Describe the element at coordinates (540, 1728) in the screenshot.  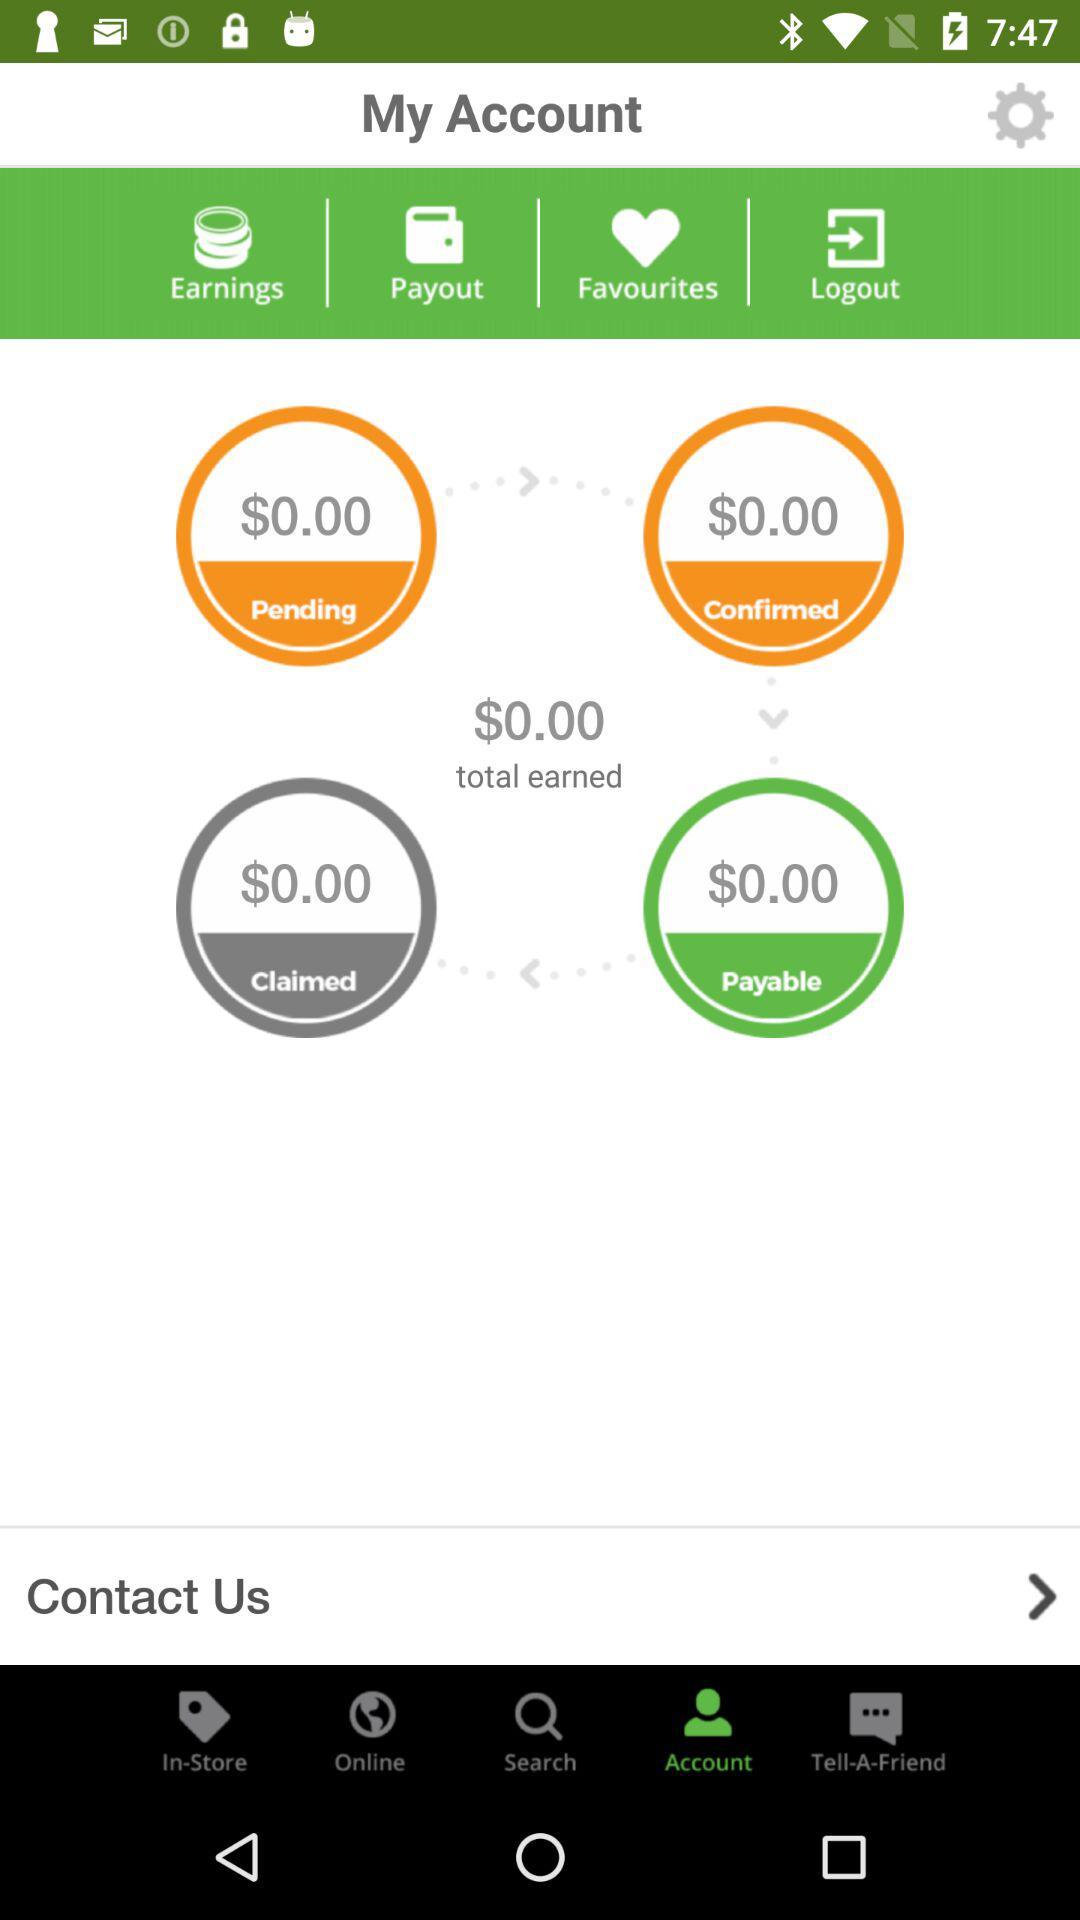
I see `search option` at that location.